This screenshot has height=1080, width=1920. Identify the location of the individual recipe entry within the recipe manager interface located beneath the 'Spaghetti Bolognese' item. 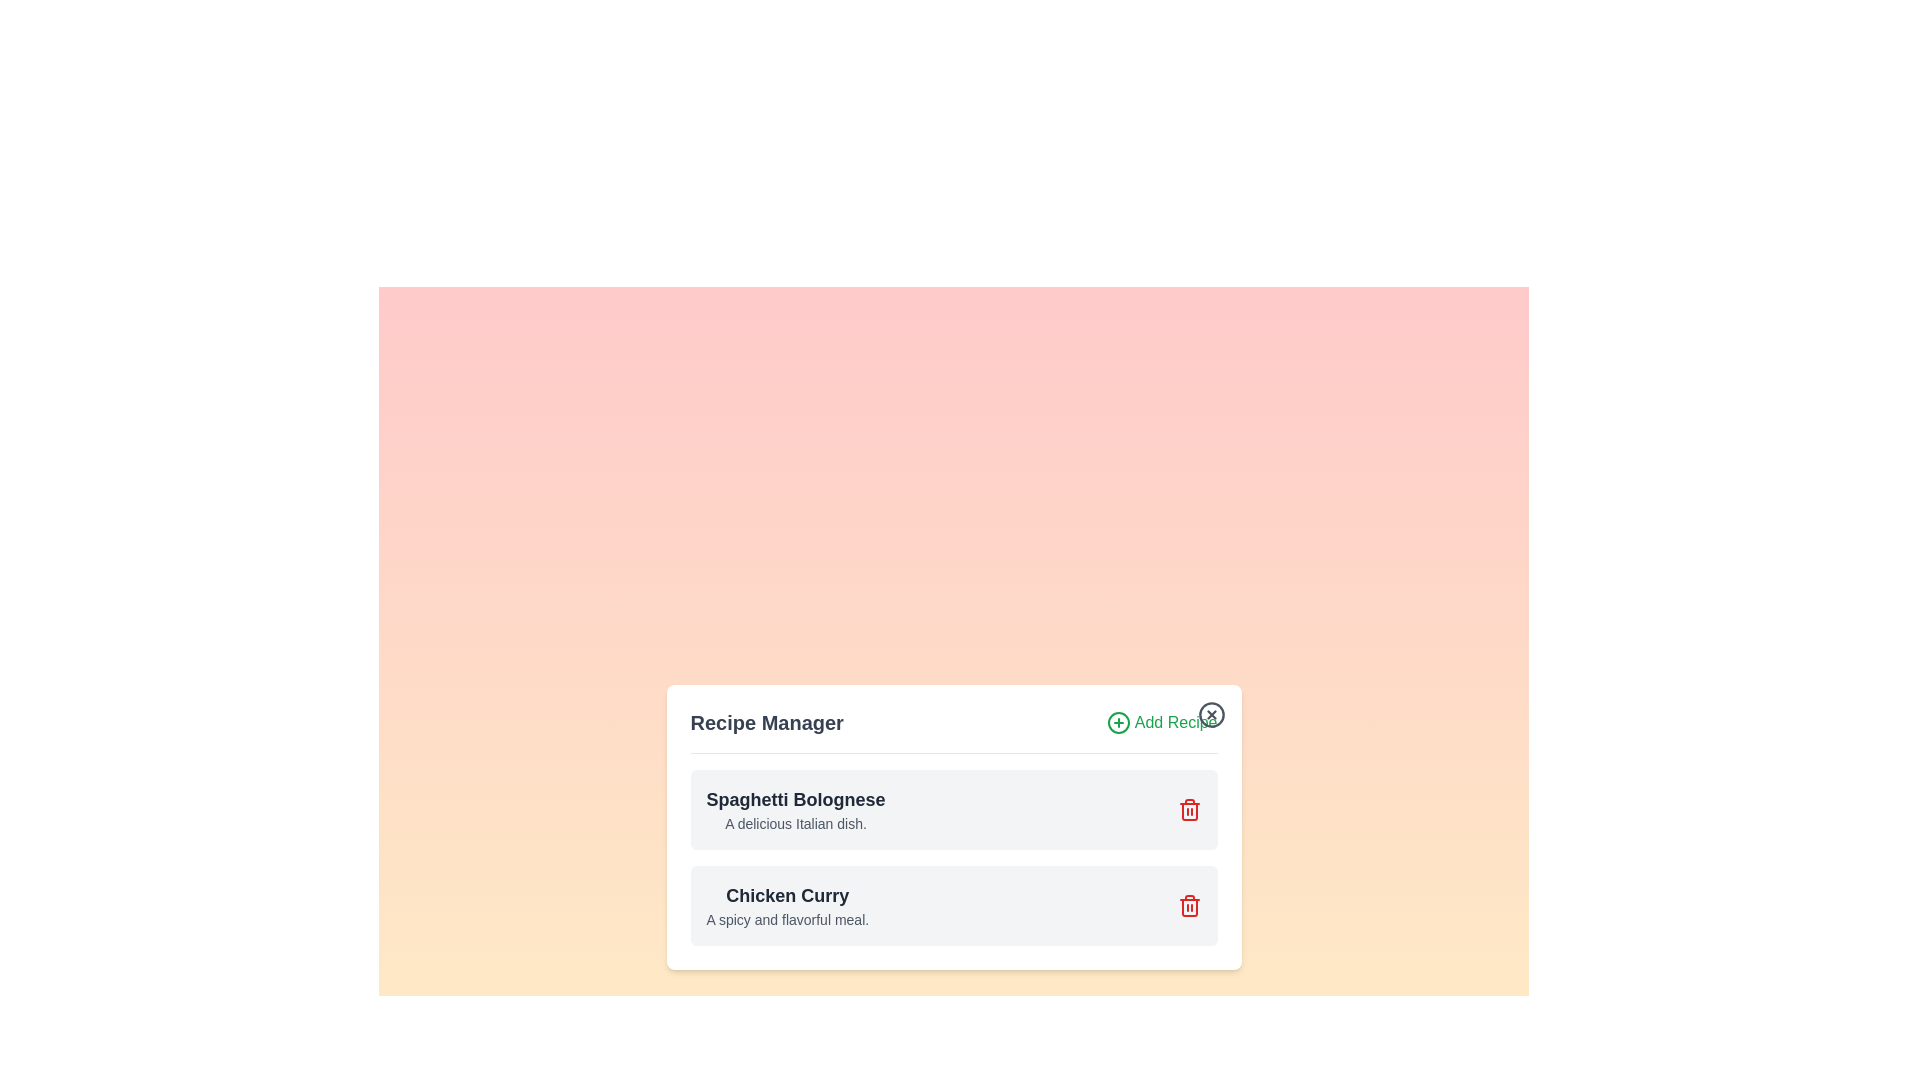
(953, 905).